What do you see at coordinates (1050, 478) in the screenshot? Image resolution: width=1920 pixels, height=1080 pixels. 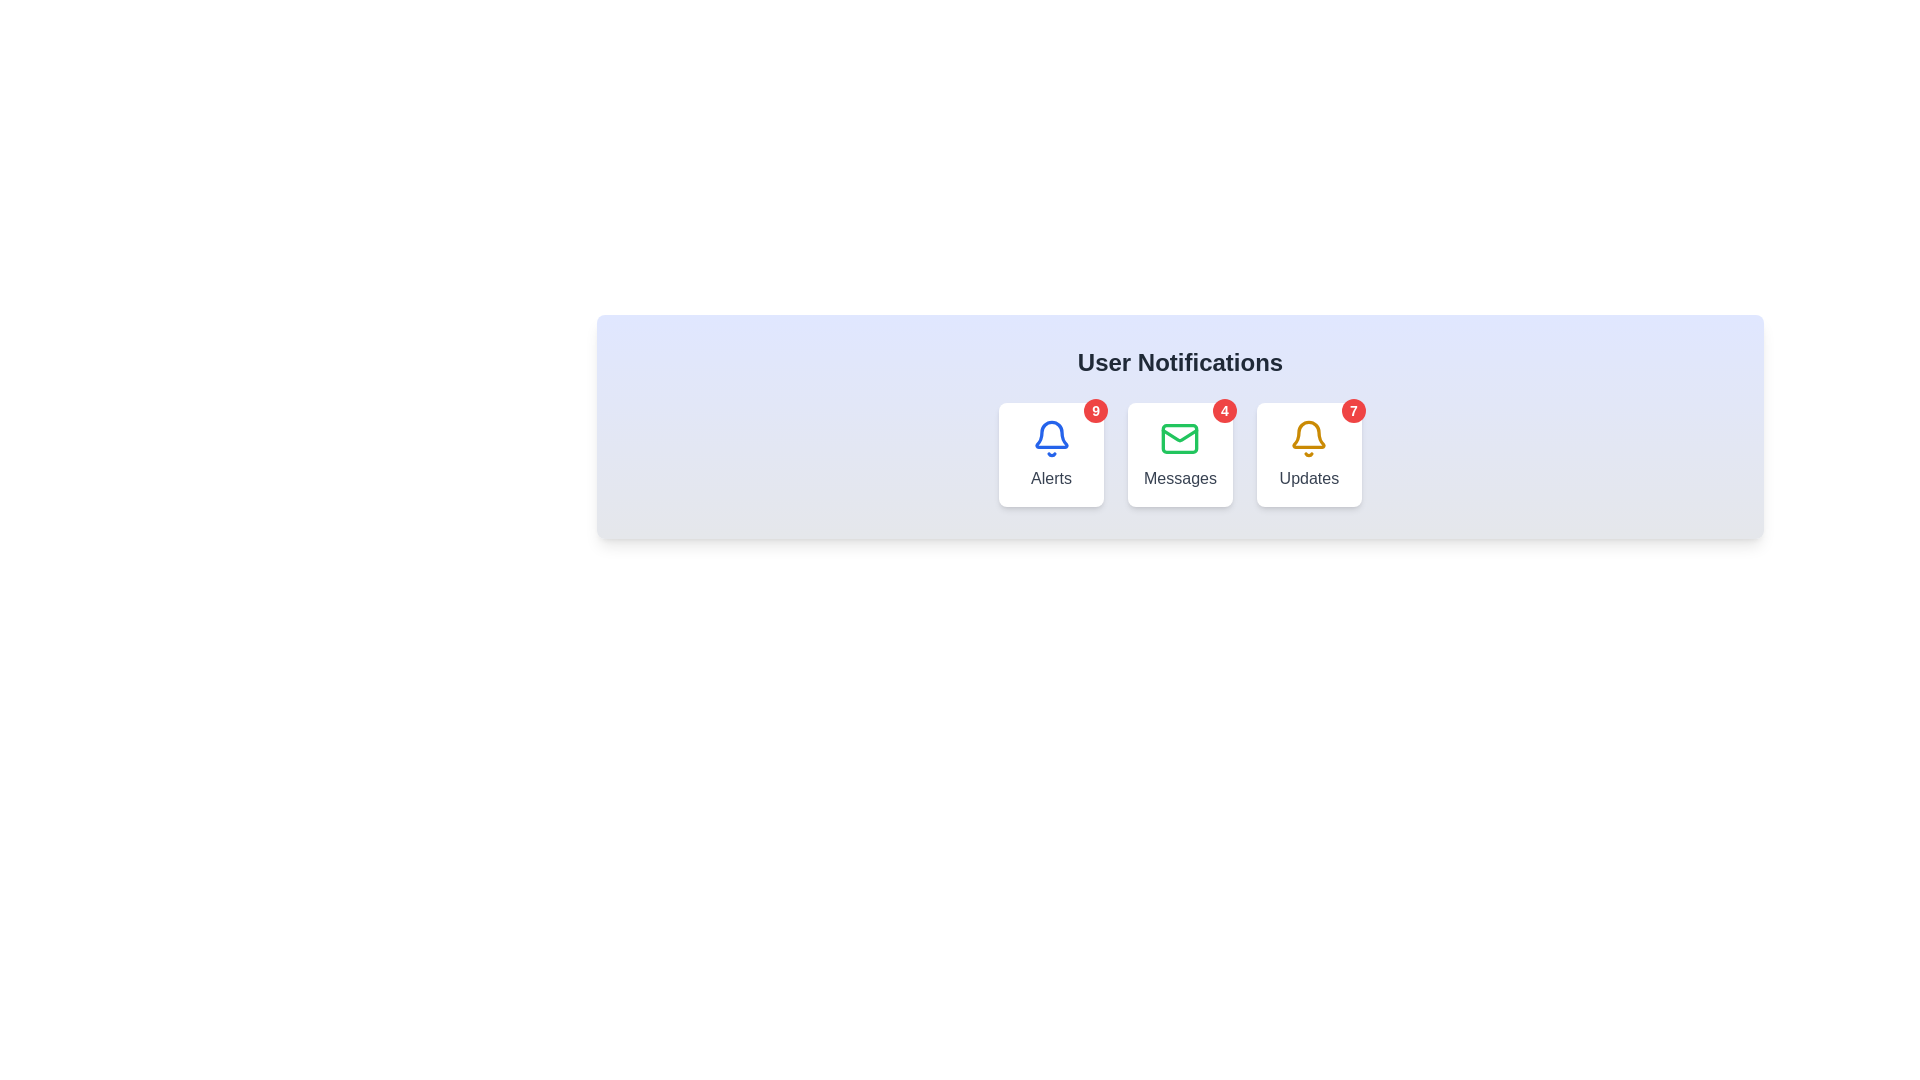 I see `the 'Alerts' label in the notifications section, positioned below the bell icon and red notification badge` at bounding box center [1050, 478].